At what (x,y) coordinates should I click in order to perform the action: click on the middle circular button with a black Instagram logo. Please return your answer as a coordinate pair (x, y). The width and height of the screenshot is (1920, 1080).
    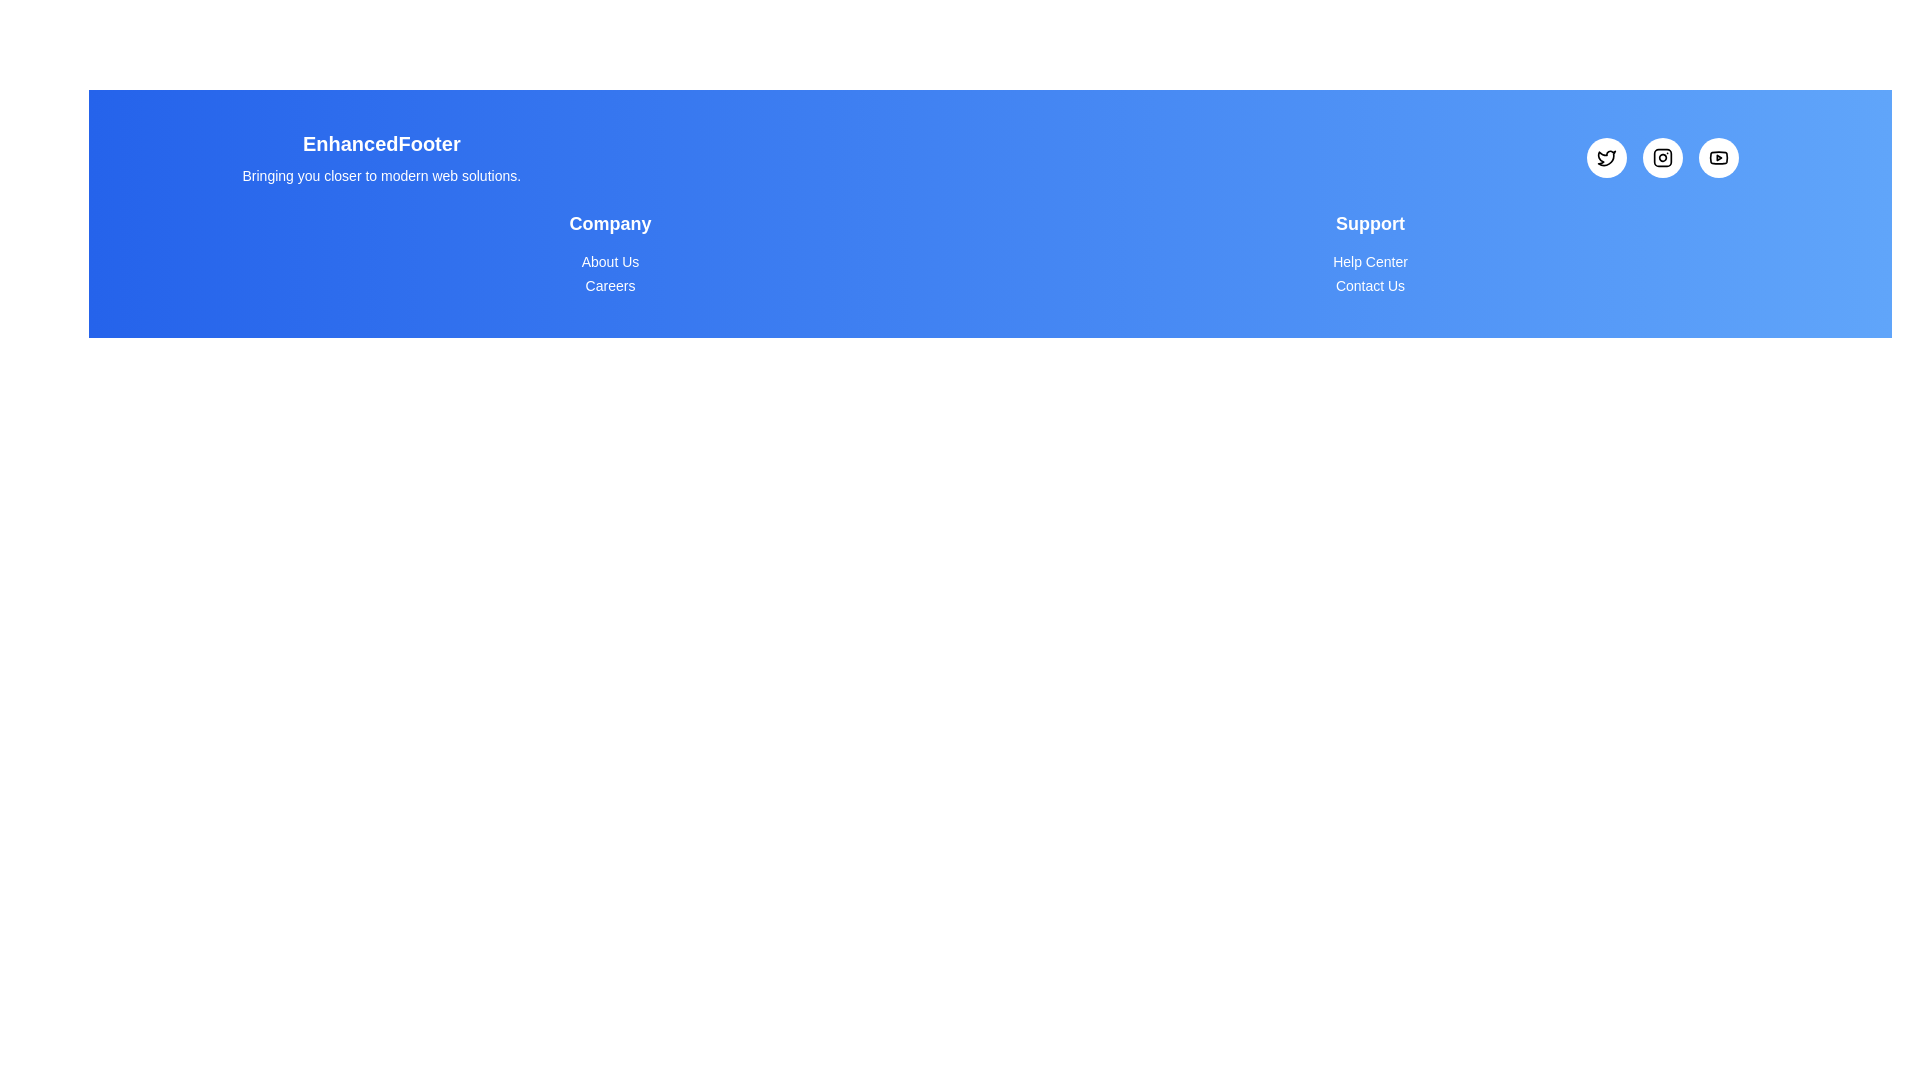
    Looking at the image, I should click on (1662, 157).